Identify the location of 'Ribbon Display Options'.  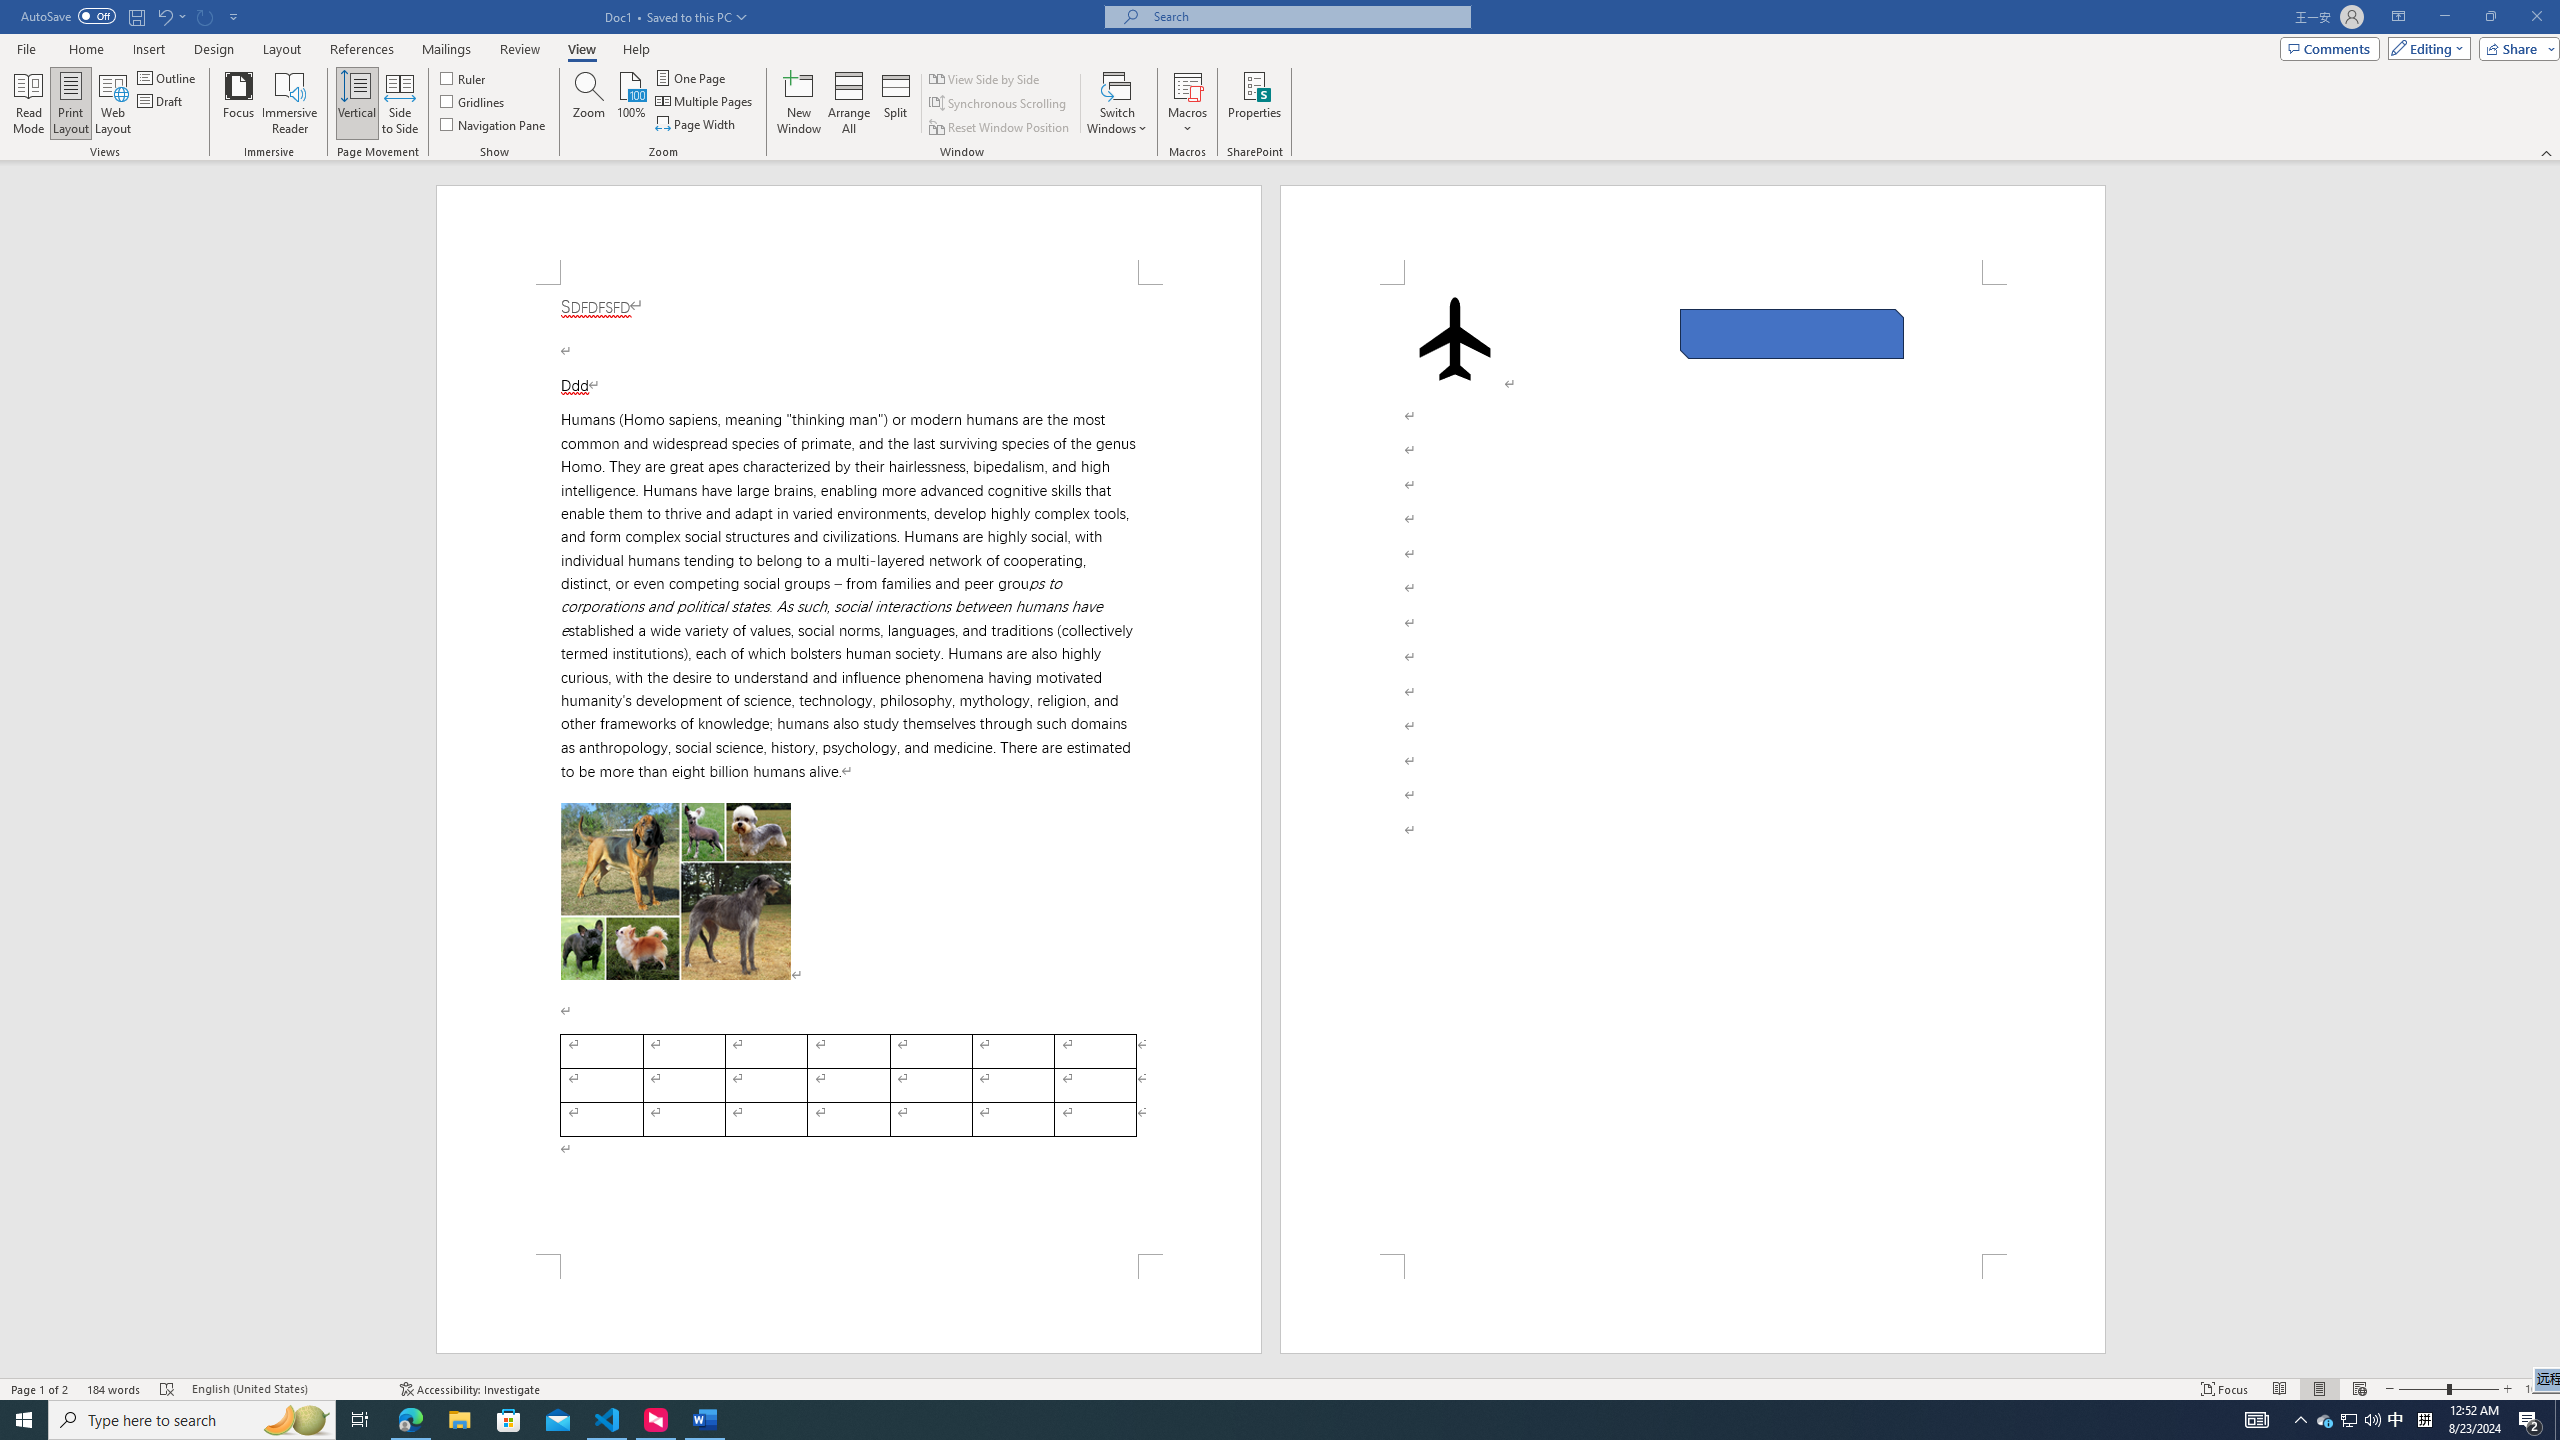
(2397, 16).